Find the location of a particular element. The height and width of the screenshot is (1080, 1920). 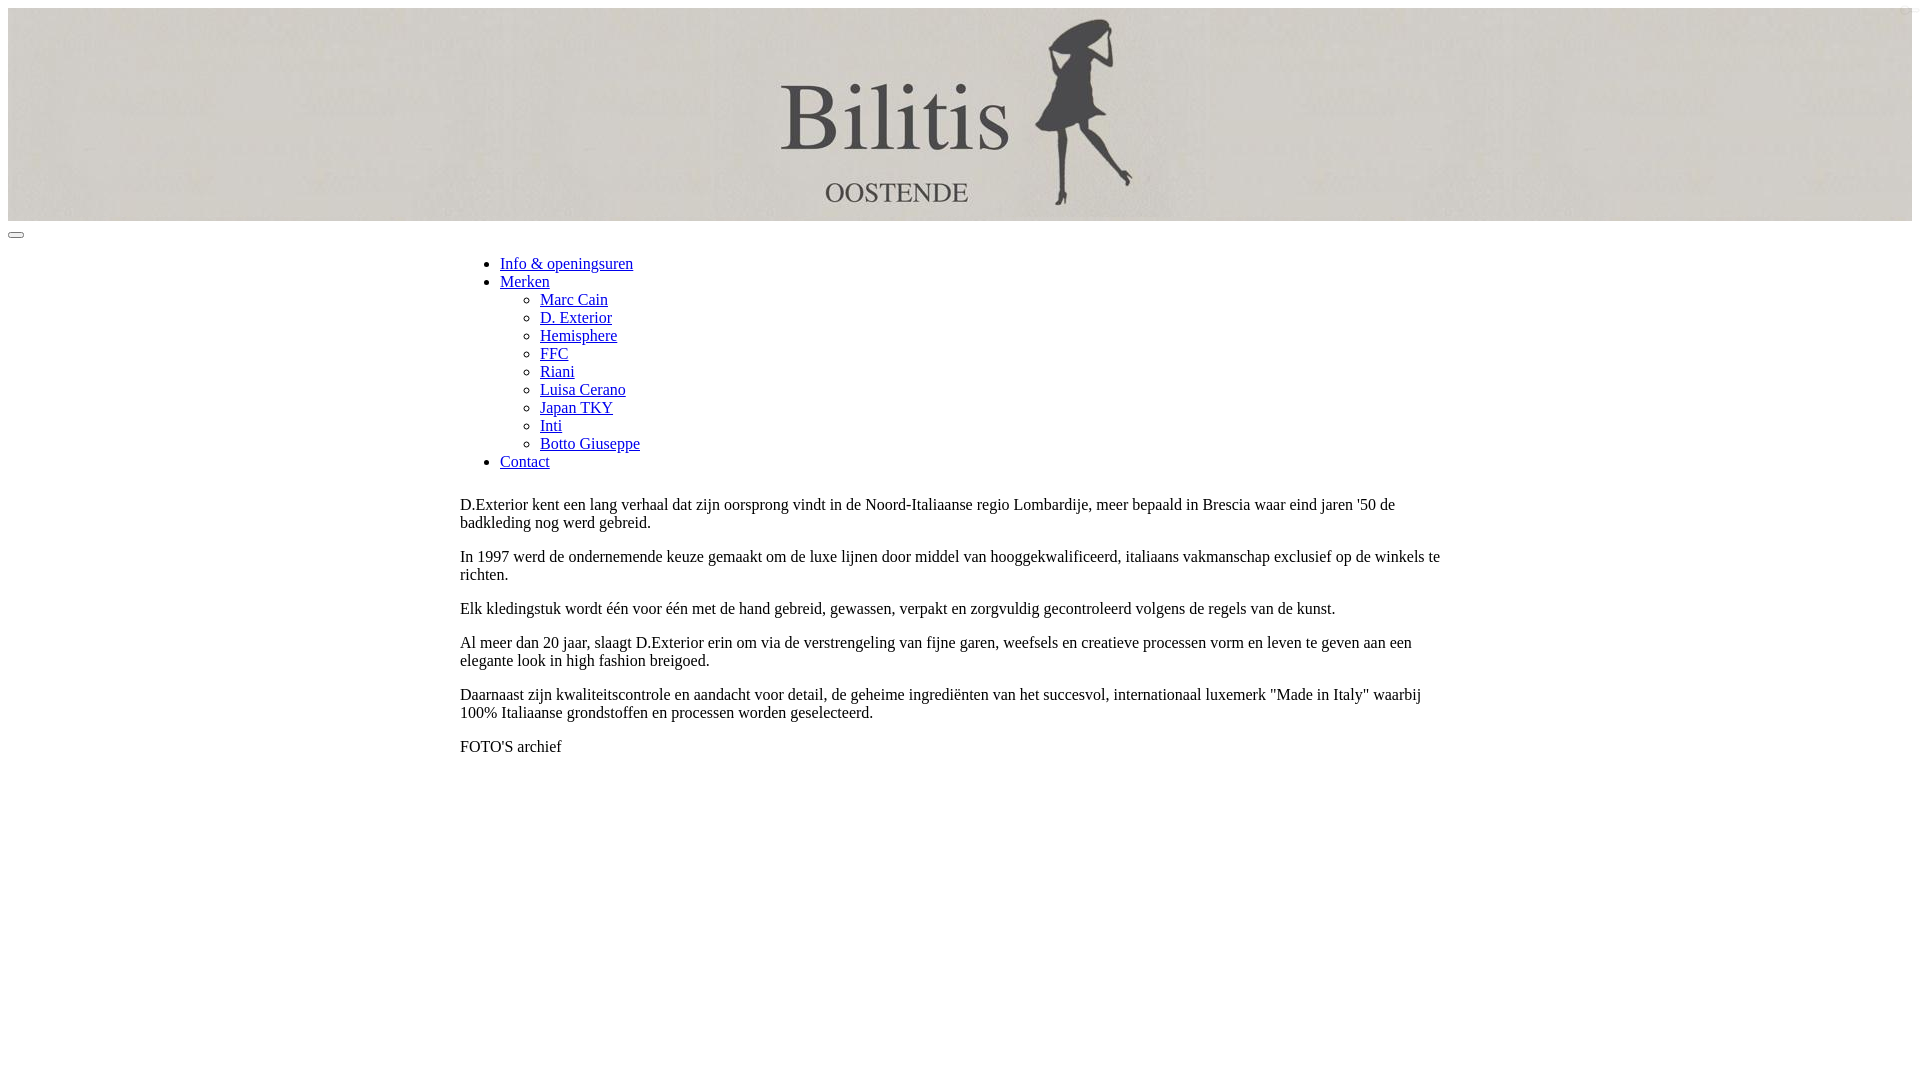

'Hemisphere' is located at coordinates (577, 334).